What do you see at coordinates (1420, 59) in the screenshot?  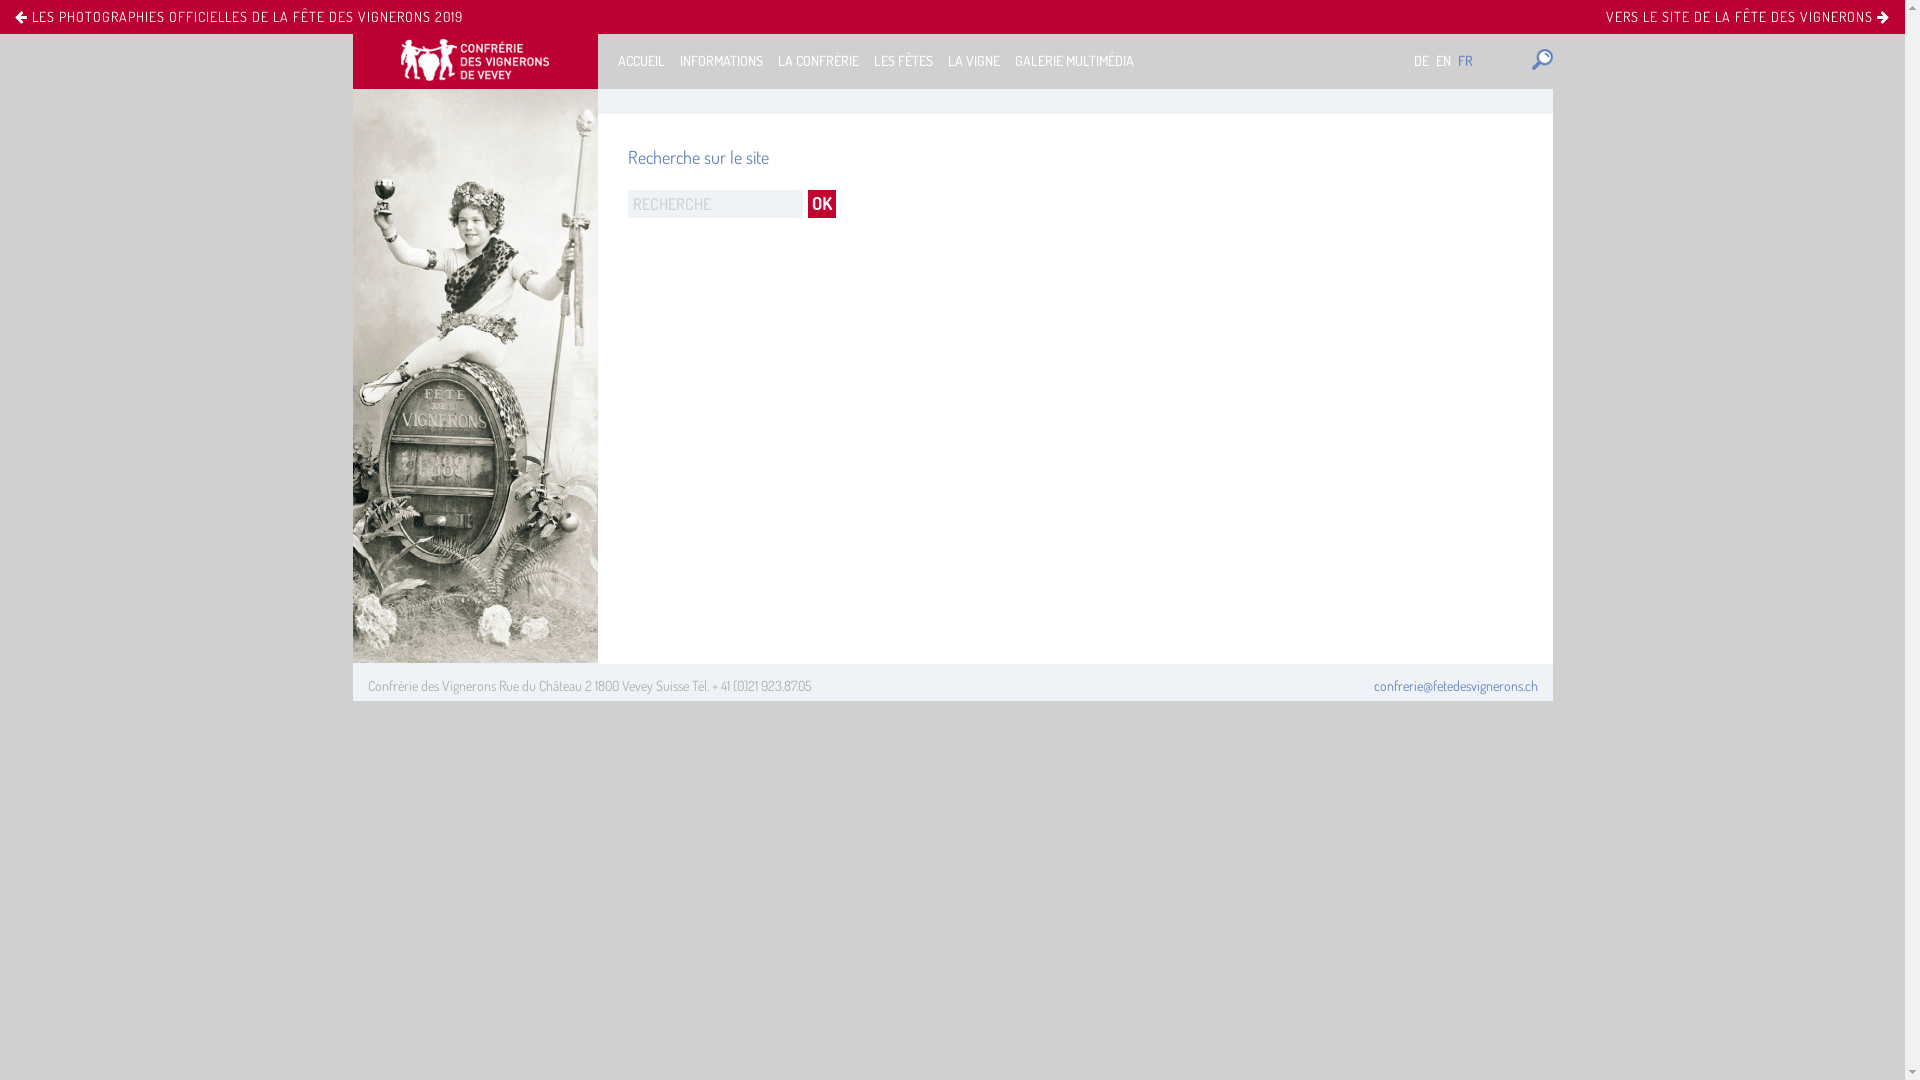 I see `'DE'` at bounding box center [1420, 59].